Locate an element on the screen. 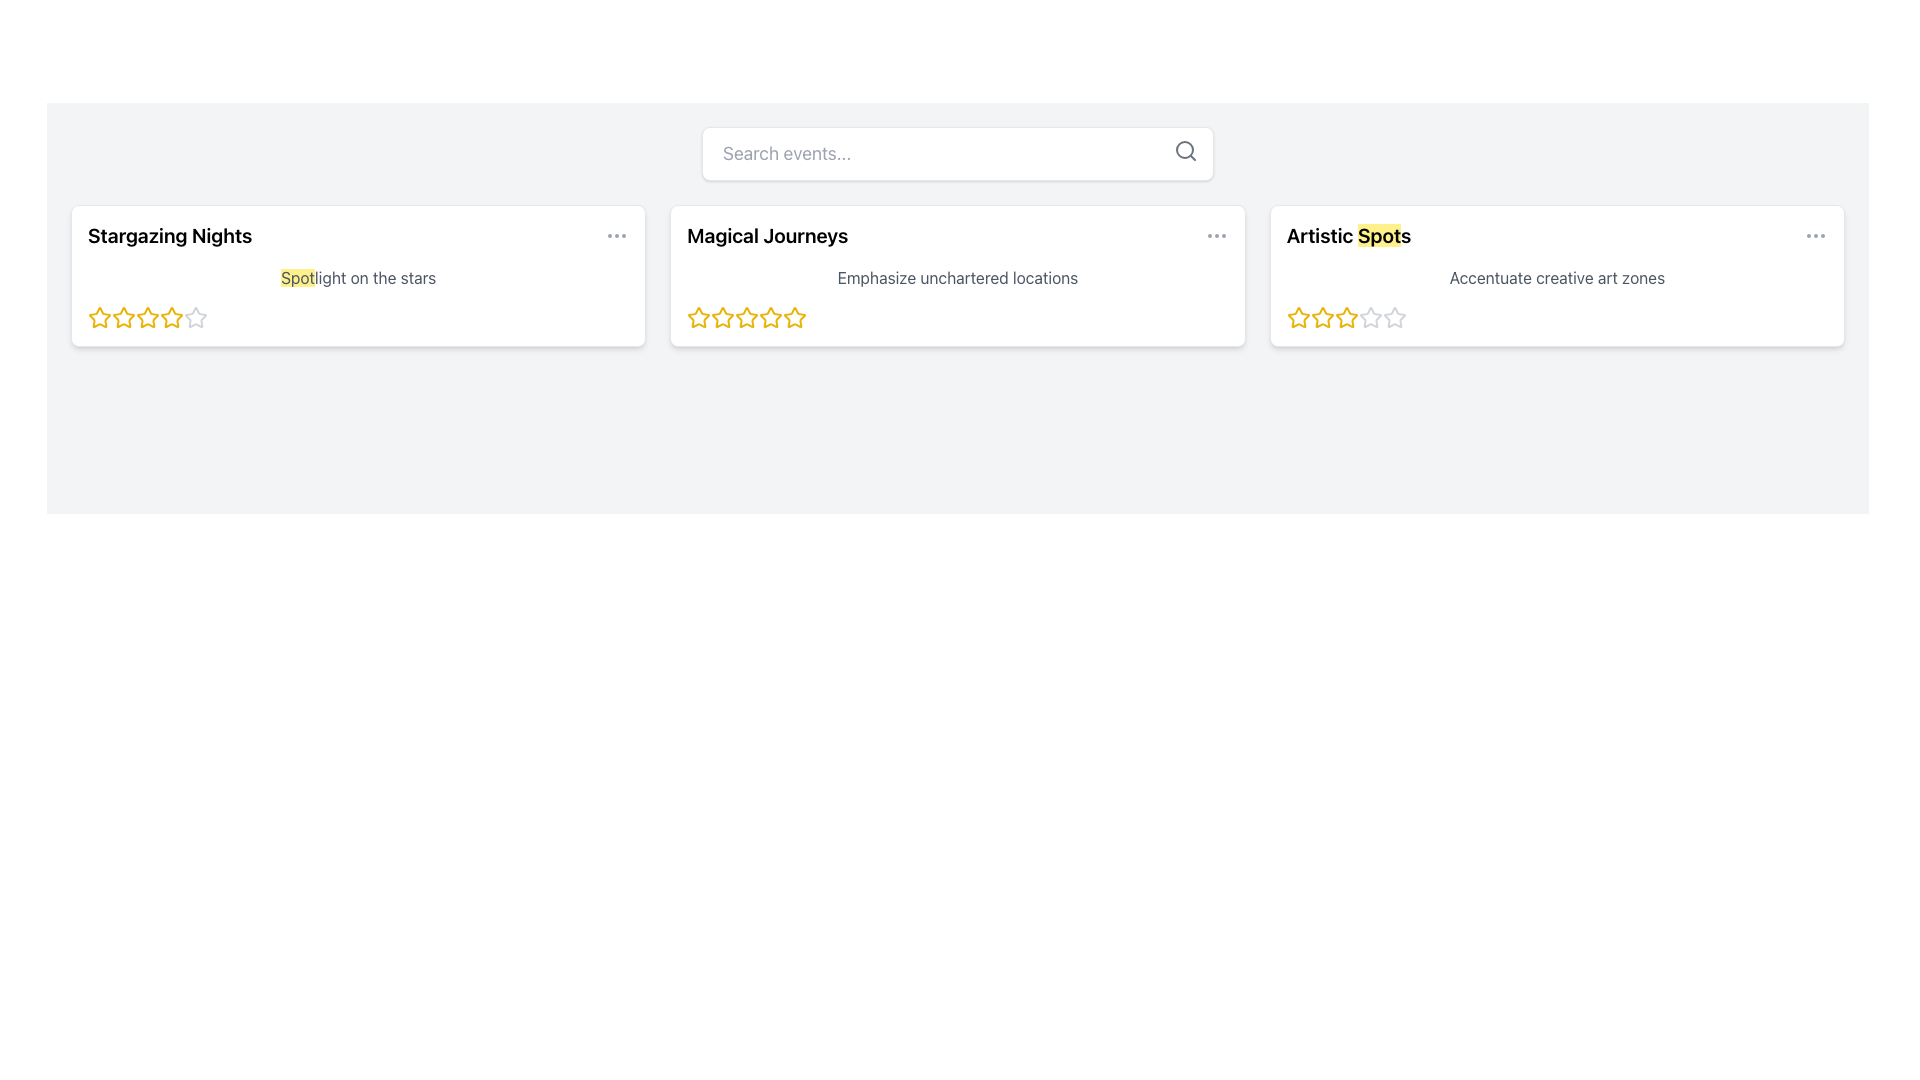 This screenshot has width=1920, height=1080. the circular lens of the magnifying glass icon located in the top-right corner of the interface, which is part of the search functionality is located at coordinates (1185, 149).